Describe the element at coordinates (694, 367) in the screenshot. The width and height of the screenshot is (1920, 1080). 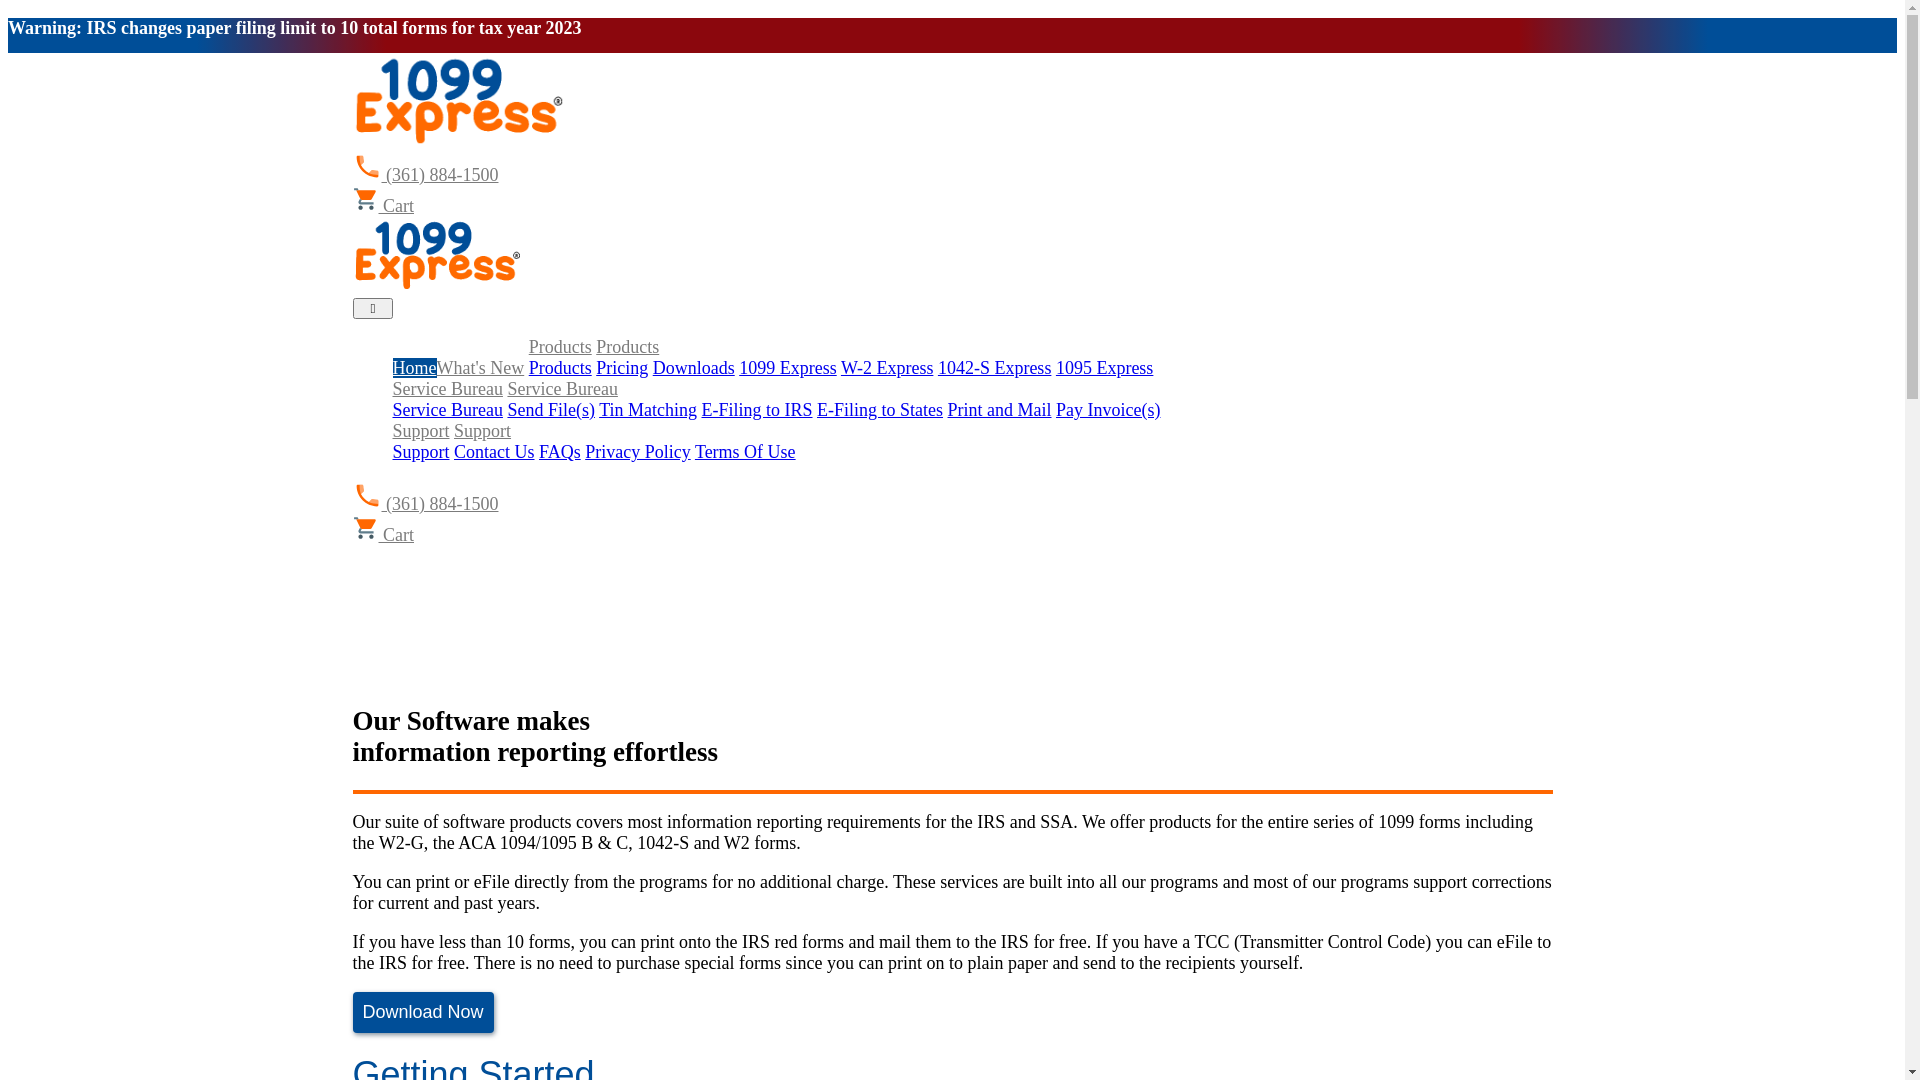
I see `'Downloads'` at that location.